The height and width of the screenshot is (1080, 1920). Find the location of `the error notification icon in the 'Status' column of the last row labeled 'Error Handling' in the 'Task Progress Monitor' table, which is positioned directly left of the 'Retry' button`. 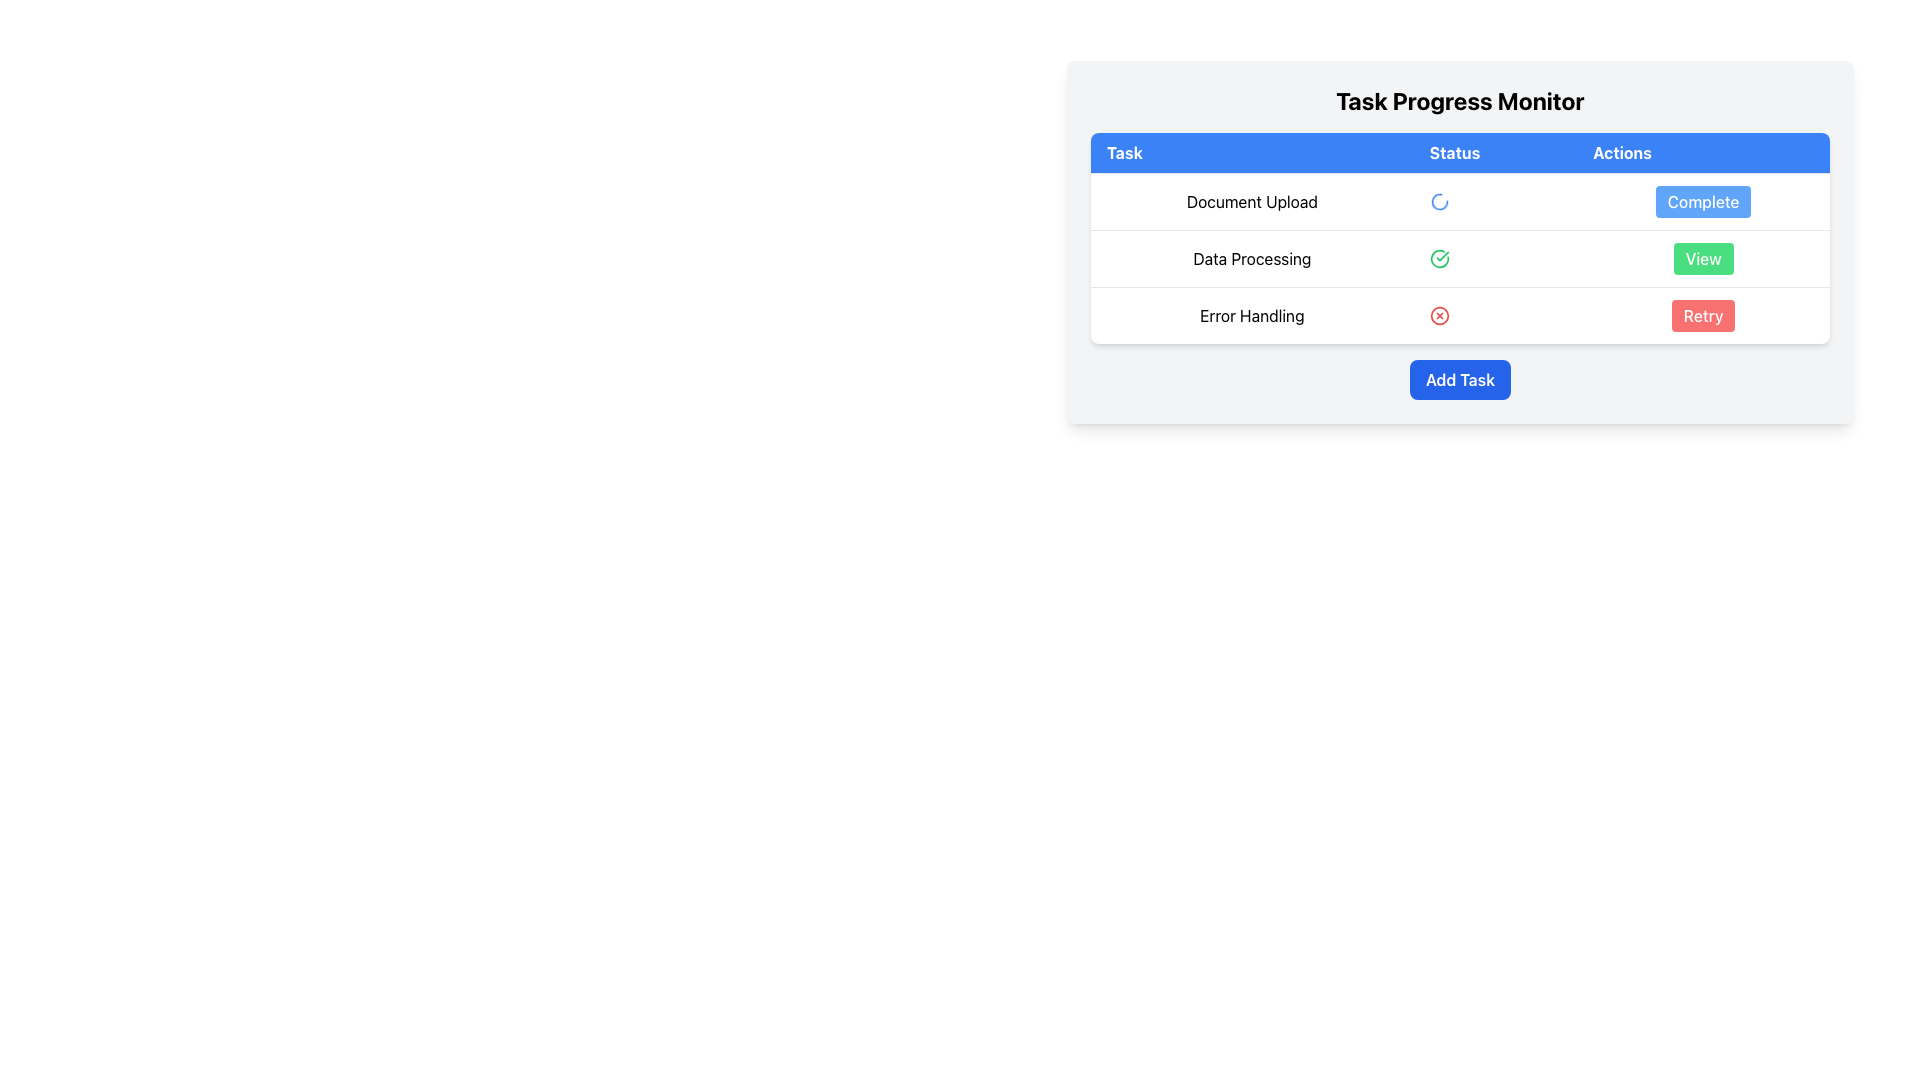

the error notification icon in the 'Status' column of the last row labeled 'Error Handling' in the 'Task Progress Monitor' table, which is positioned directly left of the 'Retry' button is located at coordinates (1438, 315).